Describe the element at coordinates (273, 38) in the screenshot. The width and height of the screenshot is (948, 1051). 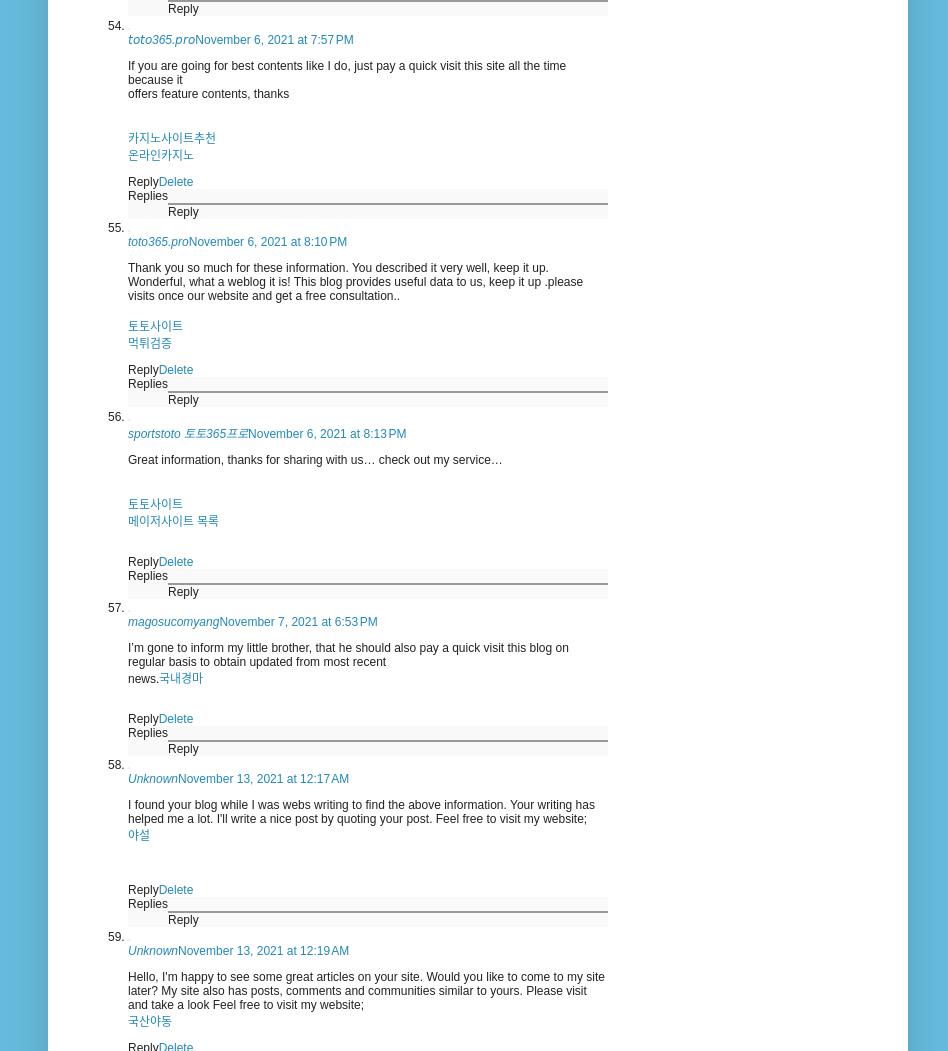
I see `'November 6, 2021 at 7:57 PM'` at that location.